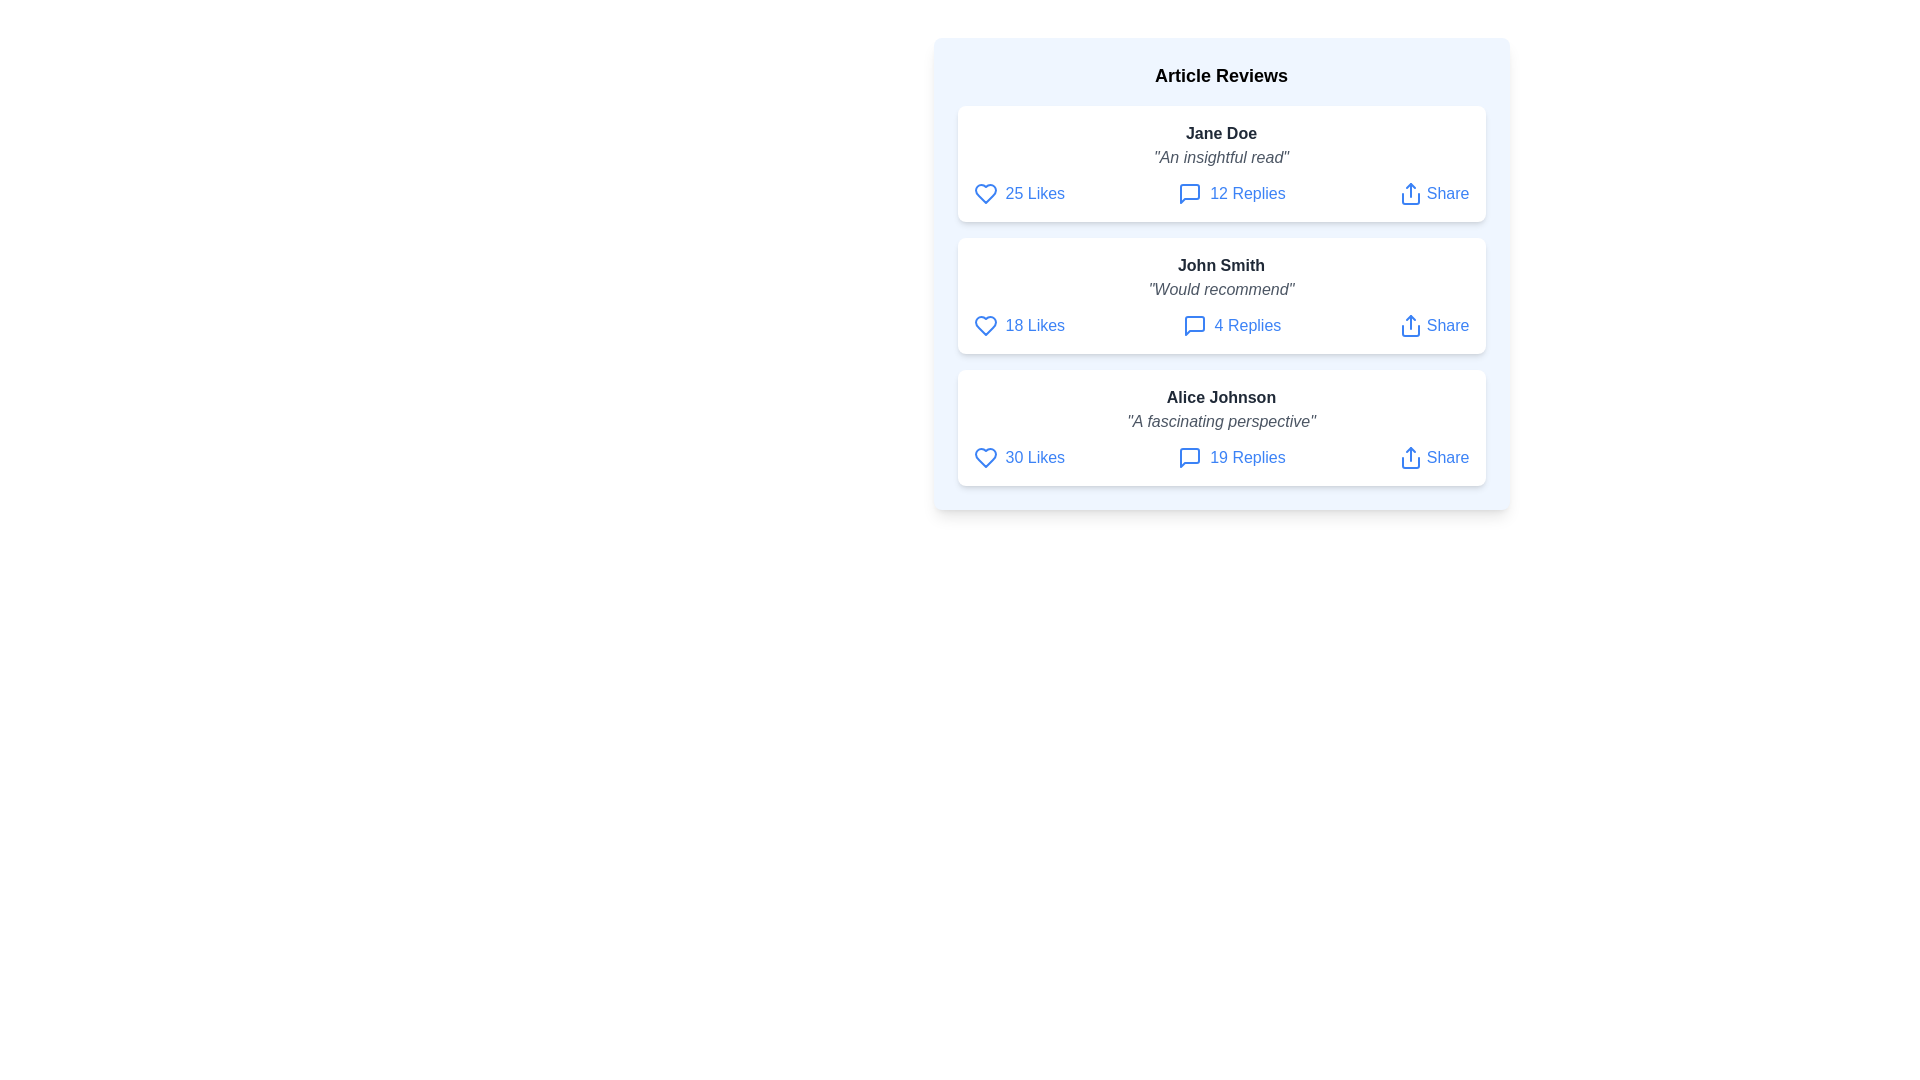  What do you see at coordinates (1230, 193) in the screenshot?
I see `the replies button for the review by Jane Doe` at bounding box center [1230, 193].